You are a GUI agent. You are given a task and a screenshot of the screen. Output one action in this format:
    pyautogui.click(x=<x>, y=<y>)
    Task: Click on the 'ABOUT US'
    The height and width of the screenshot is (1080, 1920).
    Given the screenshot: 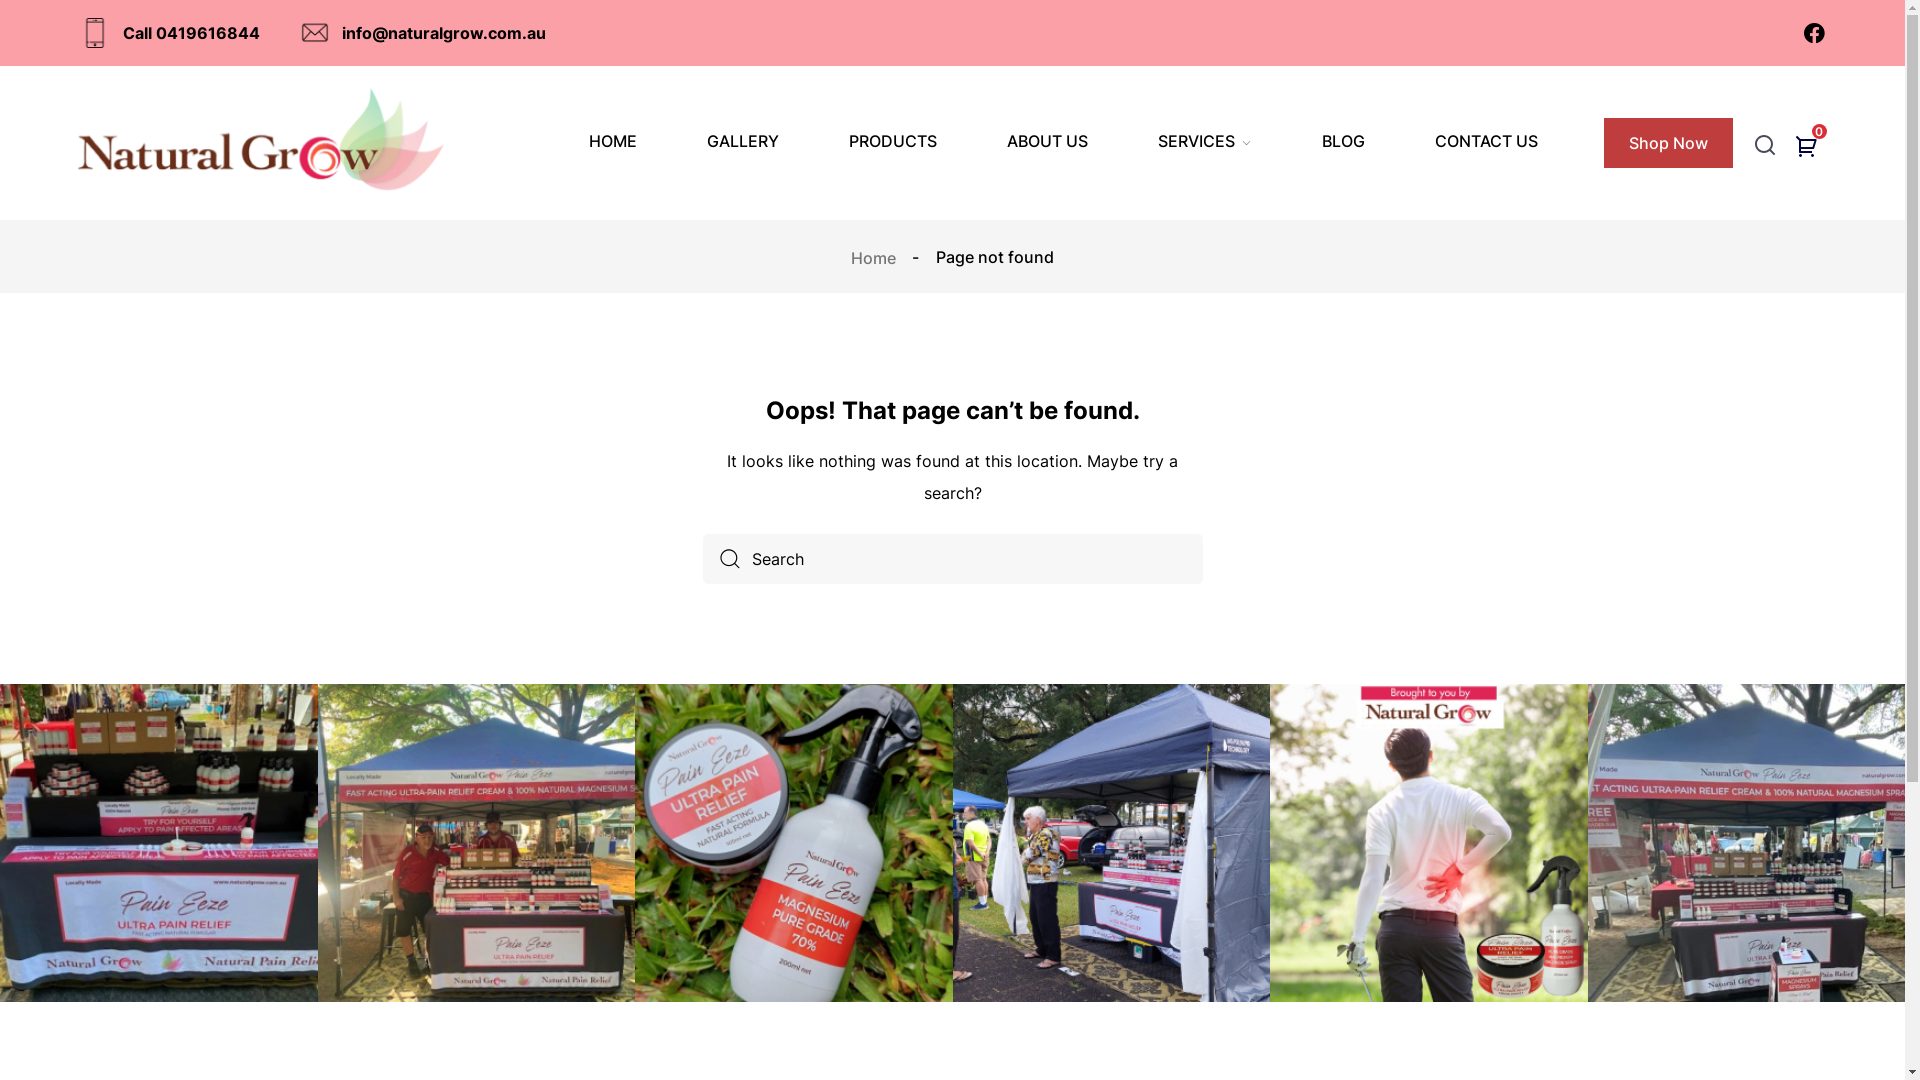 What is the action you would take?
    pyautogui.click(x=1046, y=140)
    